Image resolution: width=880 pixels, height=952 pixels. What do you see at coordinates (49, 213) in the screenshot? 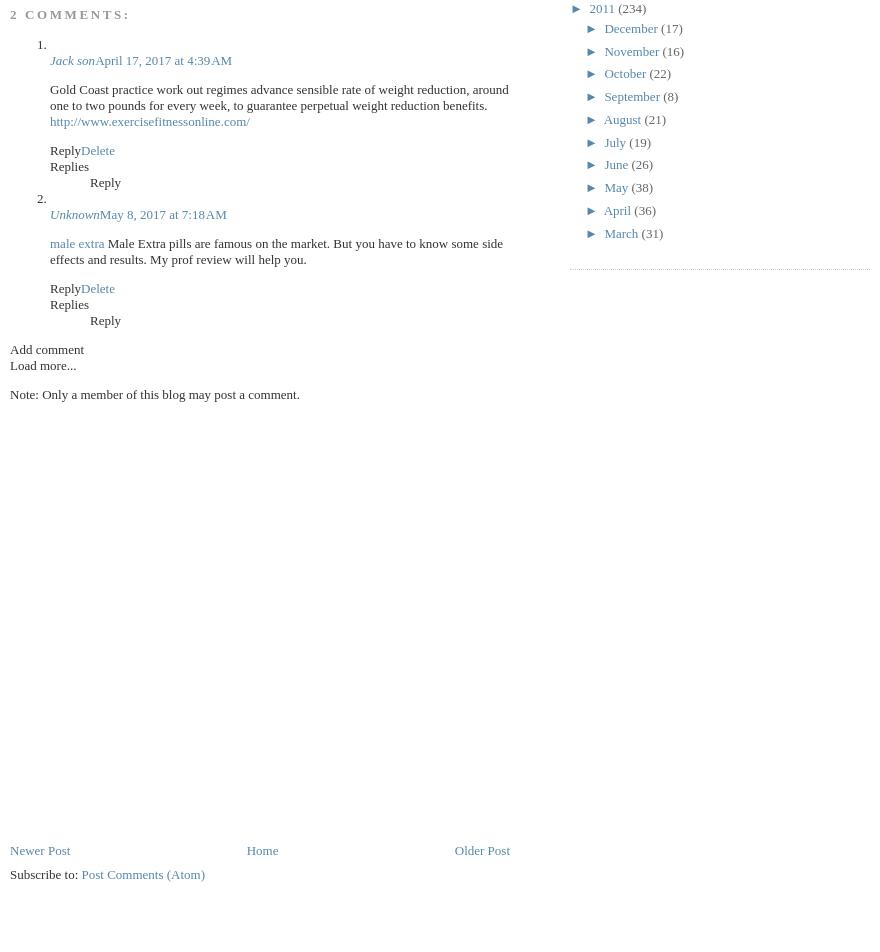
I see `'Unknown'` at bounding box center [49, 213].